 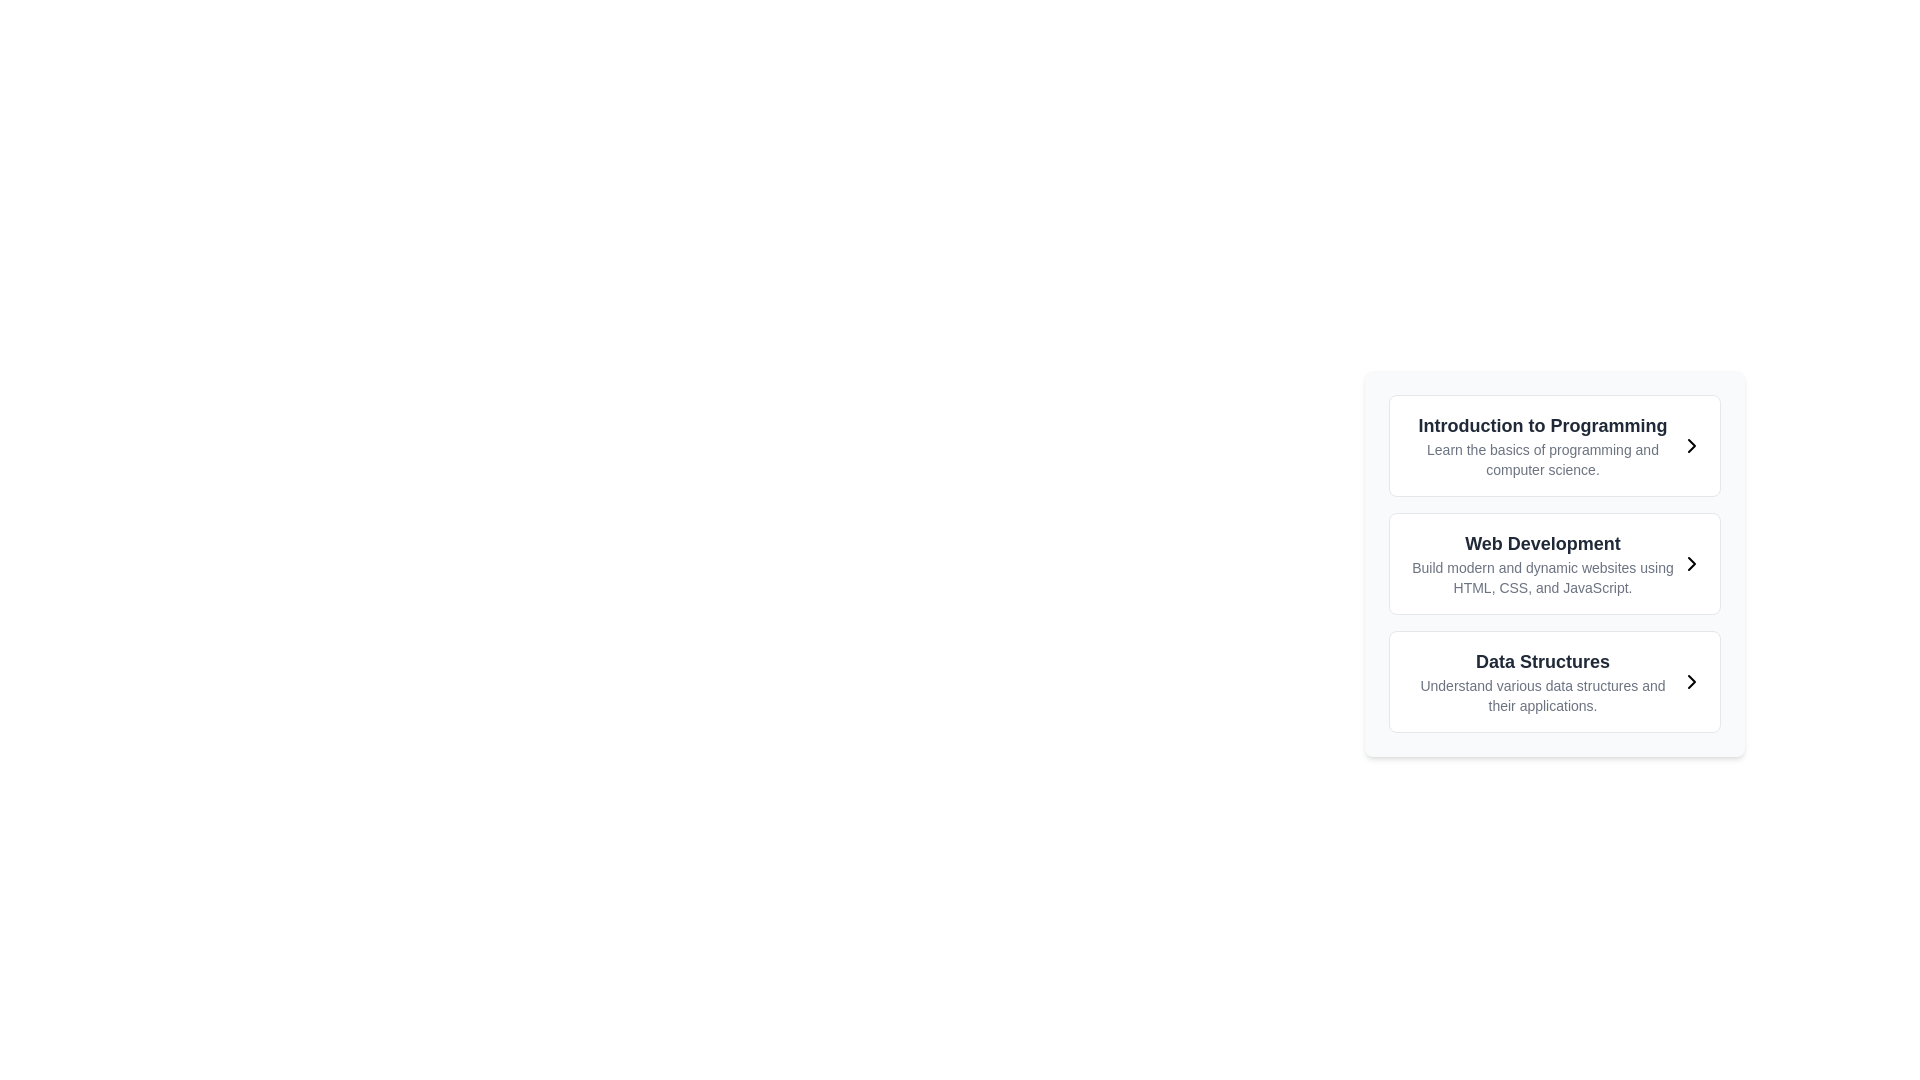 What do you see at coordinates (1690, 681) in the screenshot?
I see `the arrow icon located at the far right of the 'Data Structures' tile` at bounding box center [1690, 681].